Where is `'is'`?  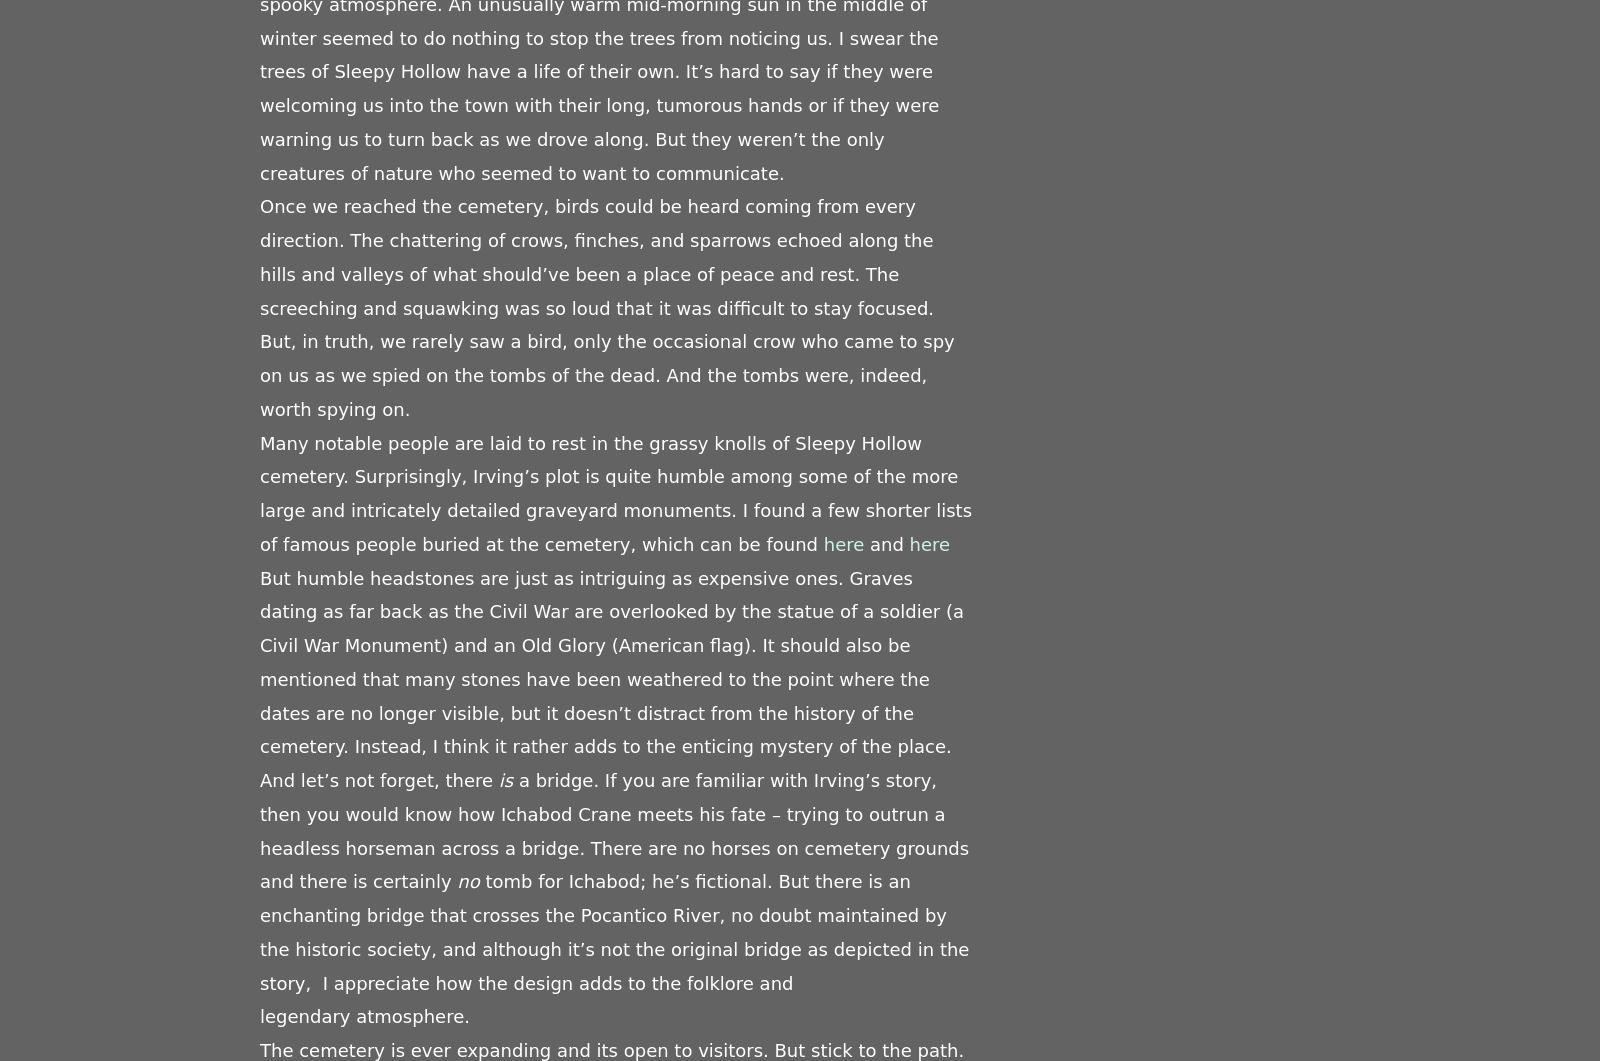
'is' is located at coordinates (504, 780).